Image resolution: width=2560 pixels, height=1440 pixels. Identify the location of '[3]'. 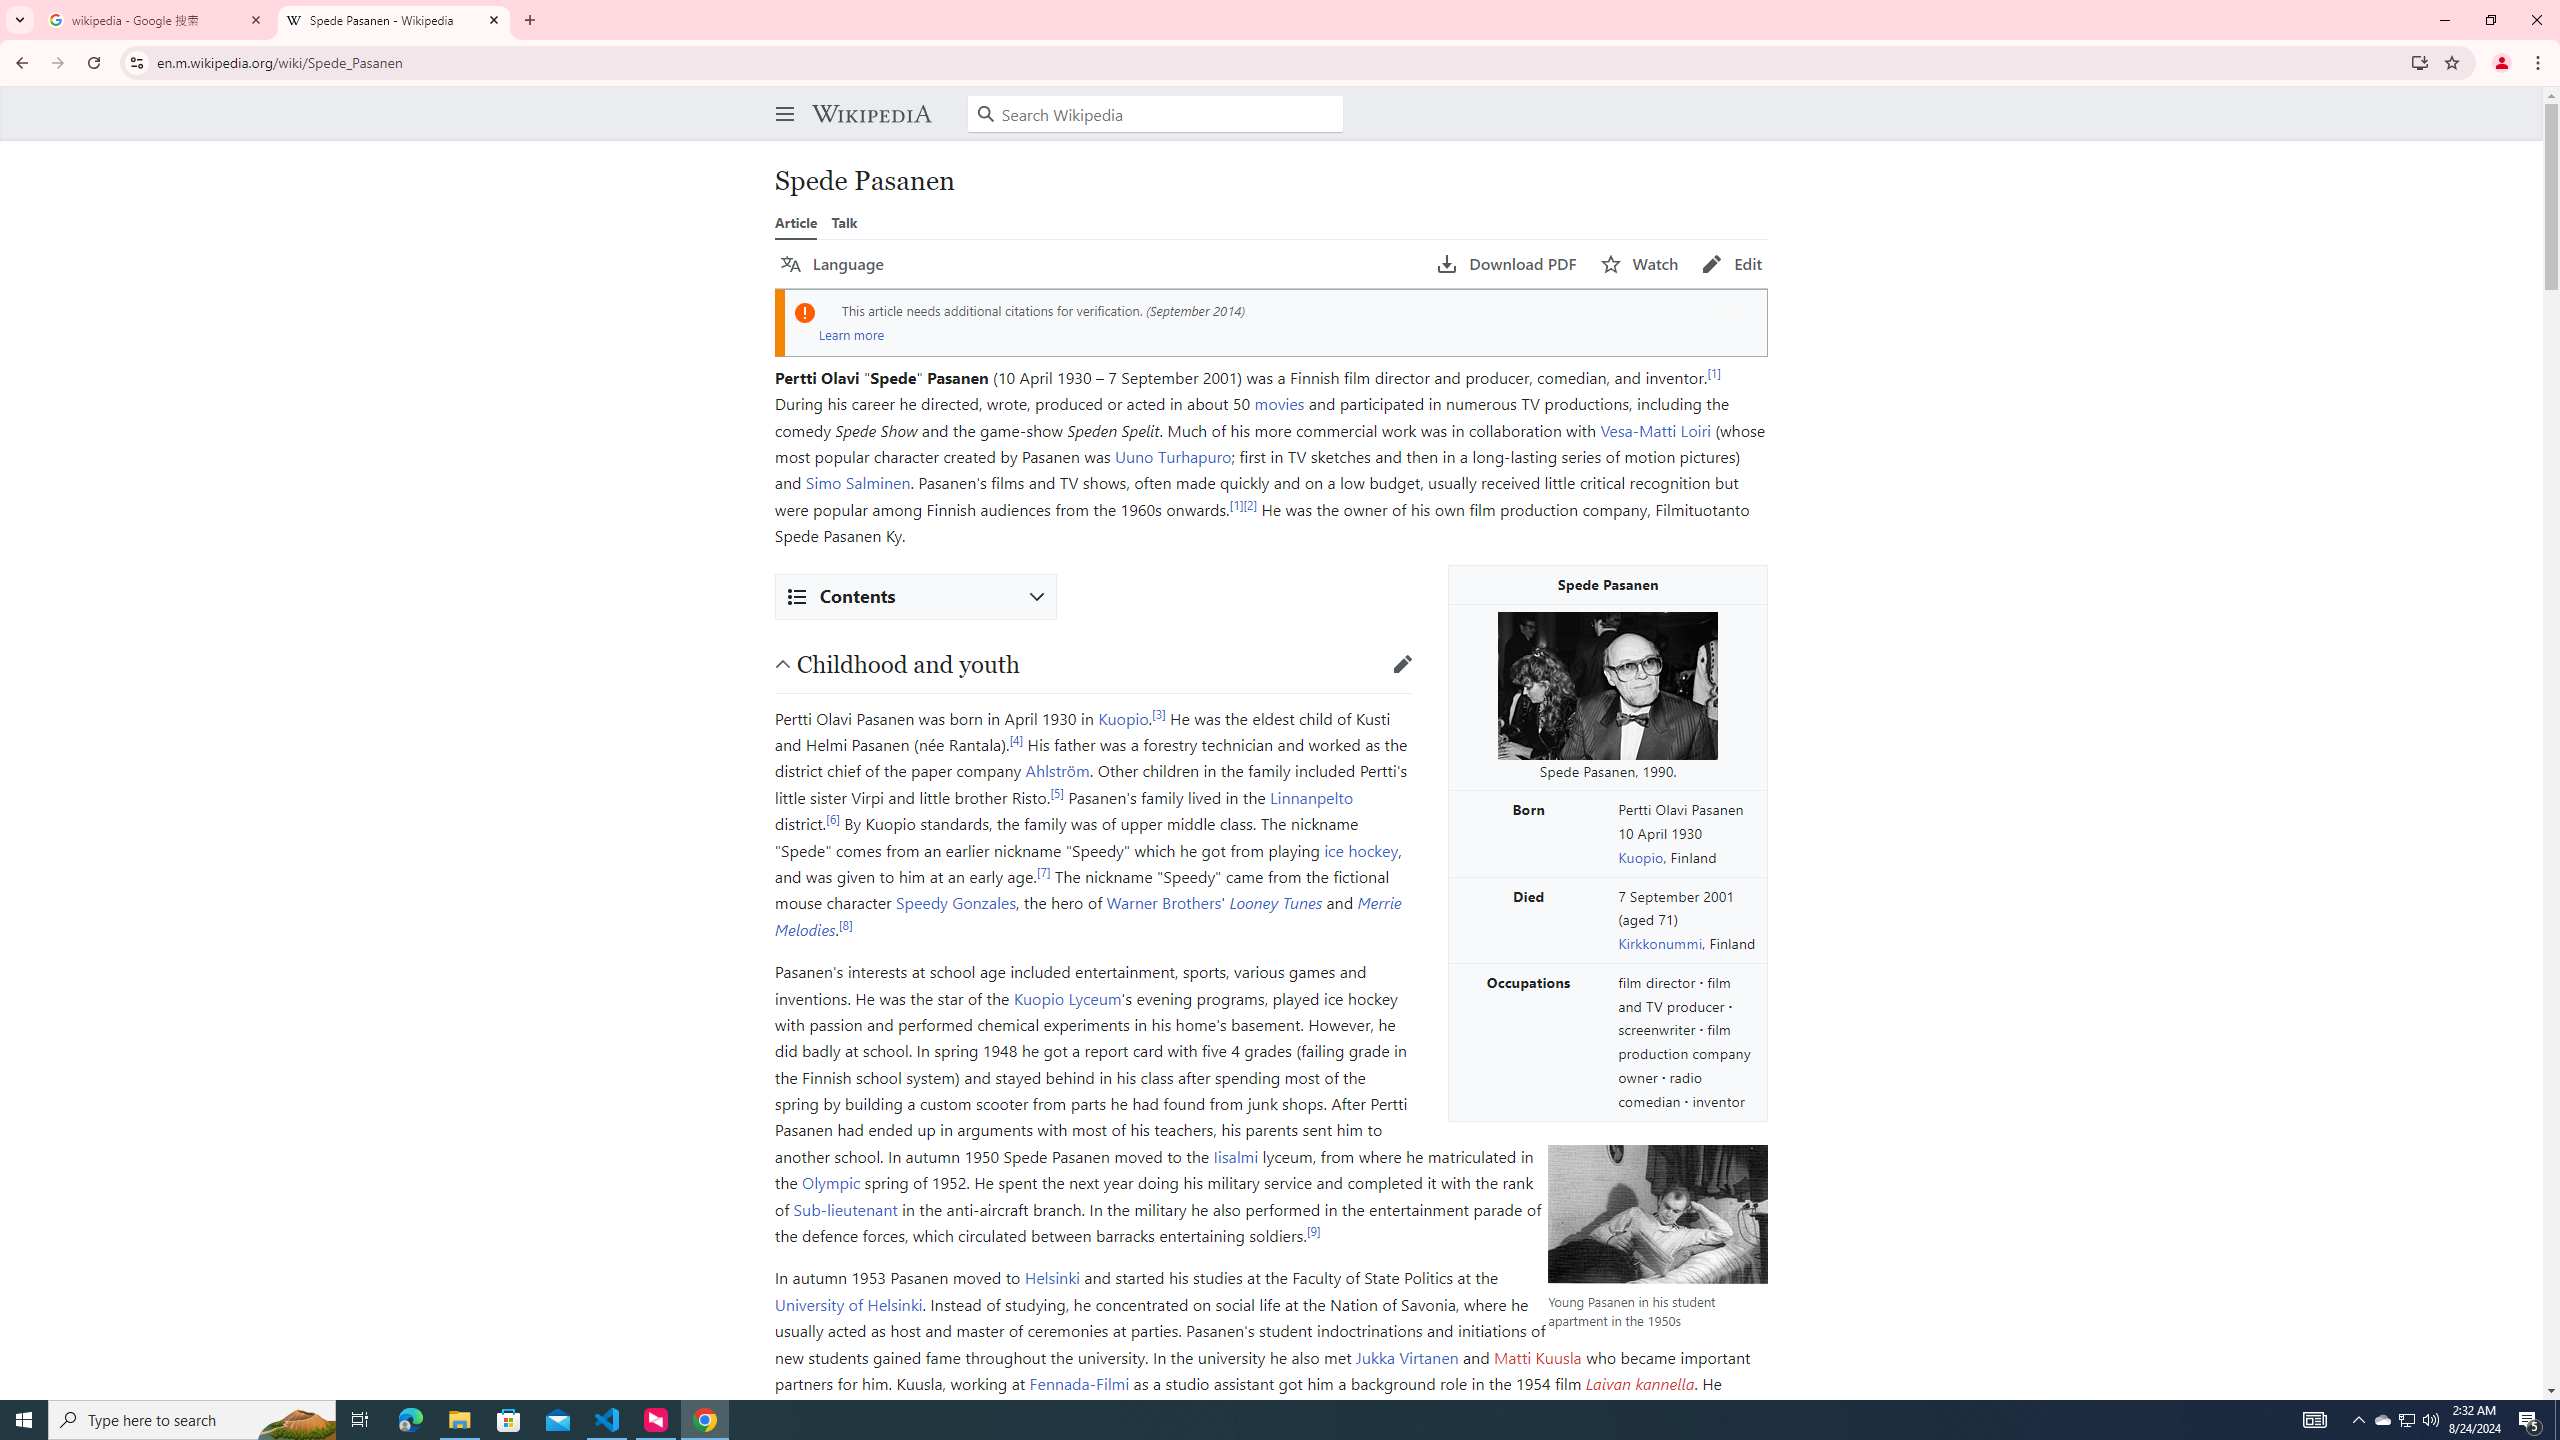
(1157, 712).